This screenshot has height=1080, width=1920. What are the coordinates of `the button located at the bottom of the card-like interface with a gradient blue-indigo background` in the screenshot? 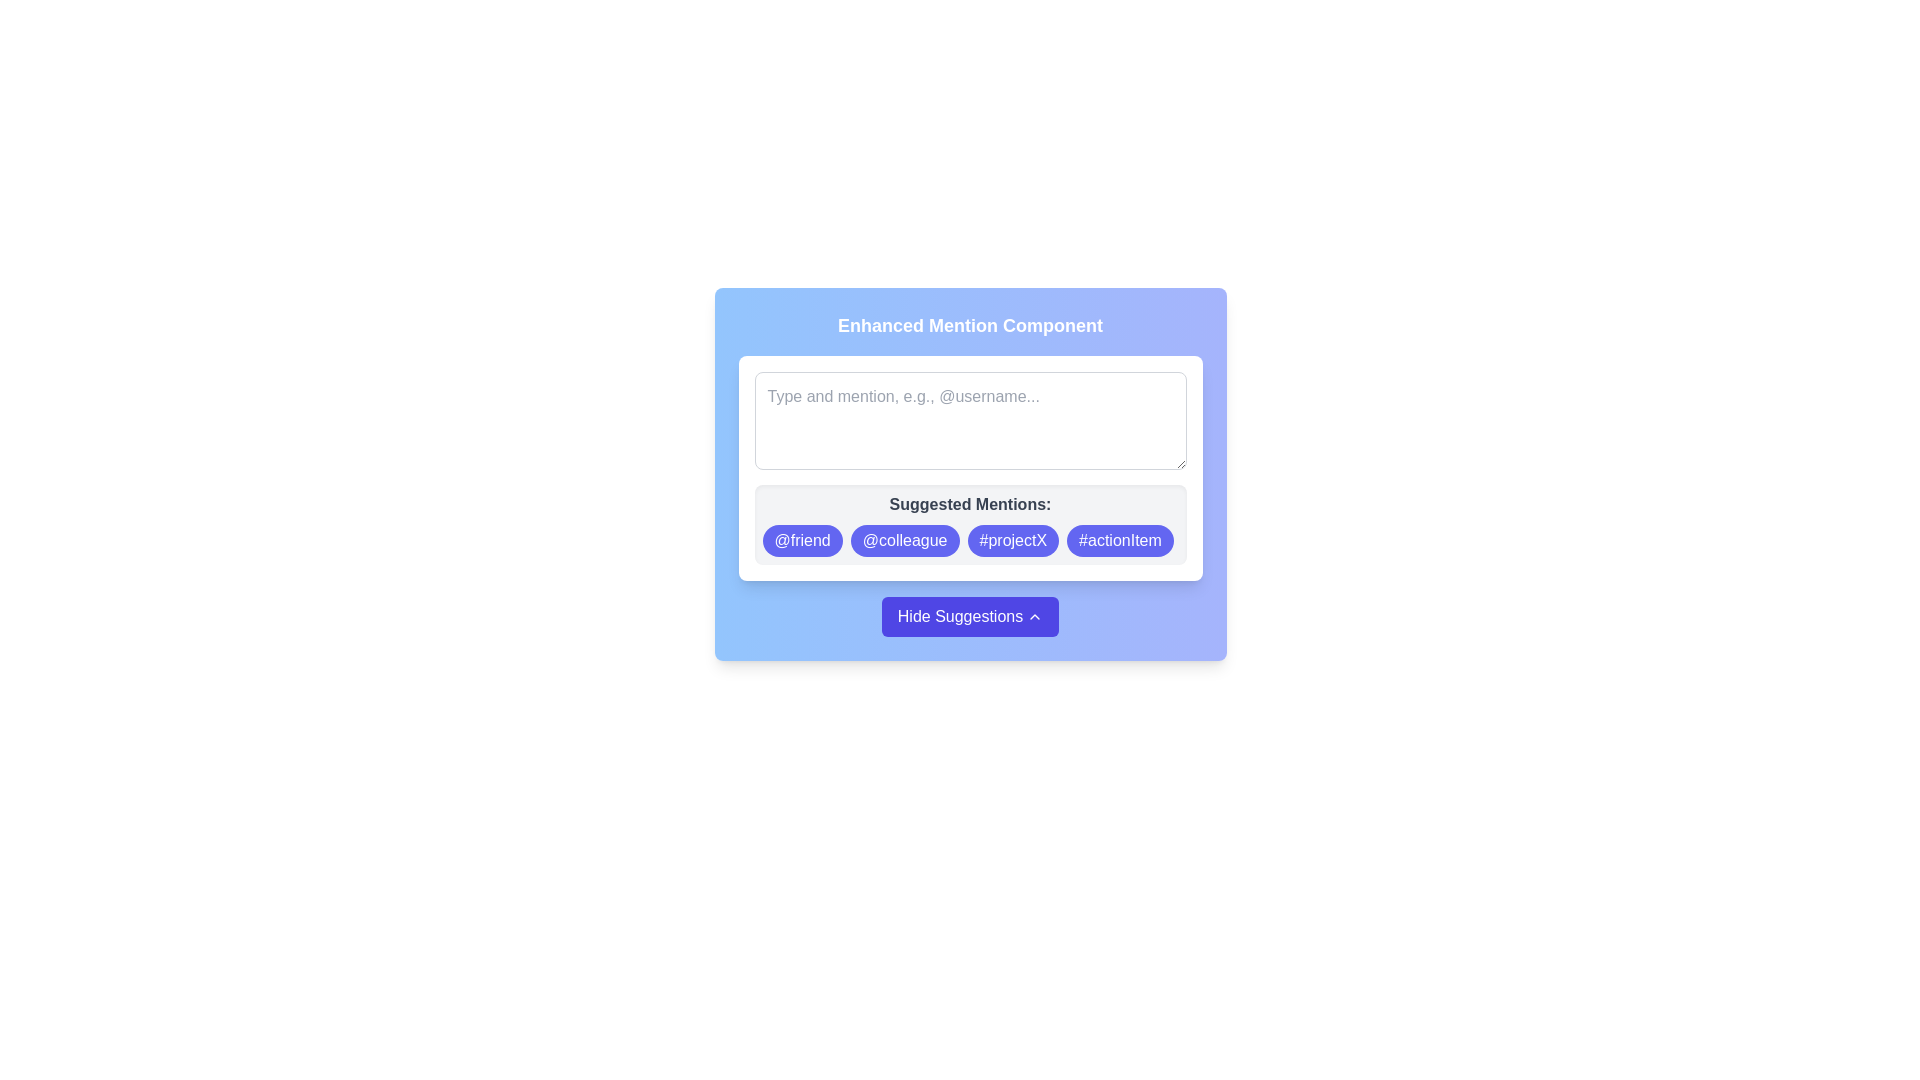 It's located at (970, 616).